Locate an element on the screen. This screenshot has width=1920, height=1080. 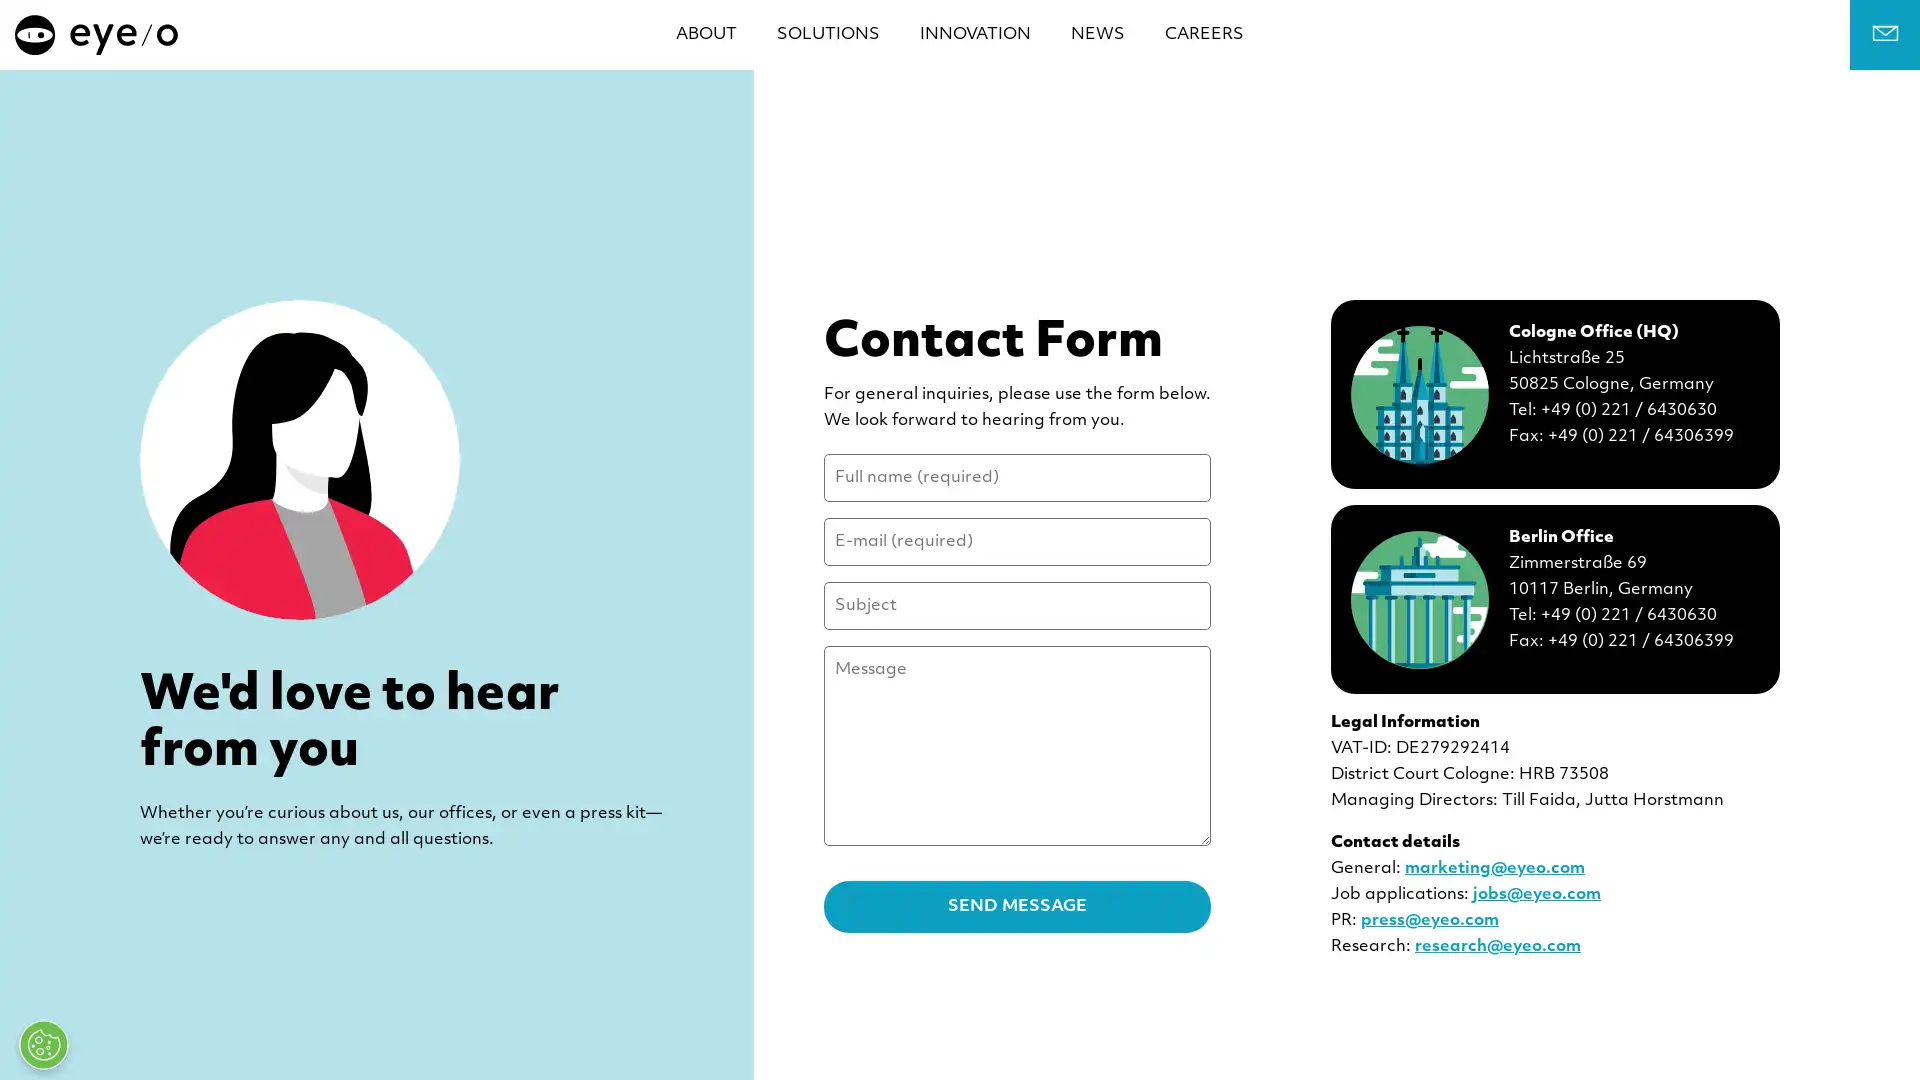
Send message is located at coordinates (1017, 906).